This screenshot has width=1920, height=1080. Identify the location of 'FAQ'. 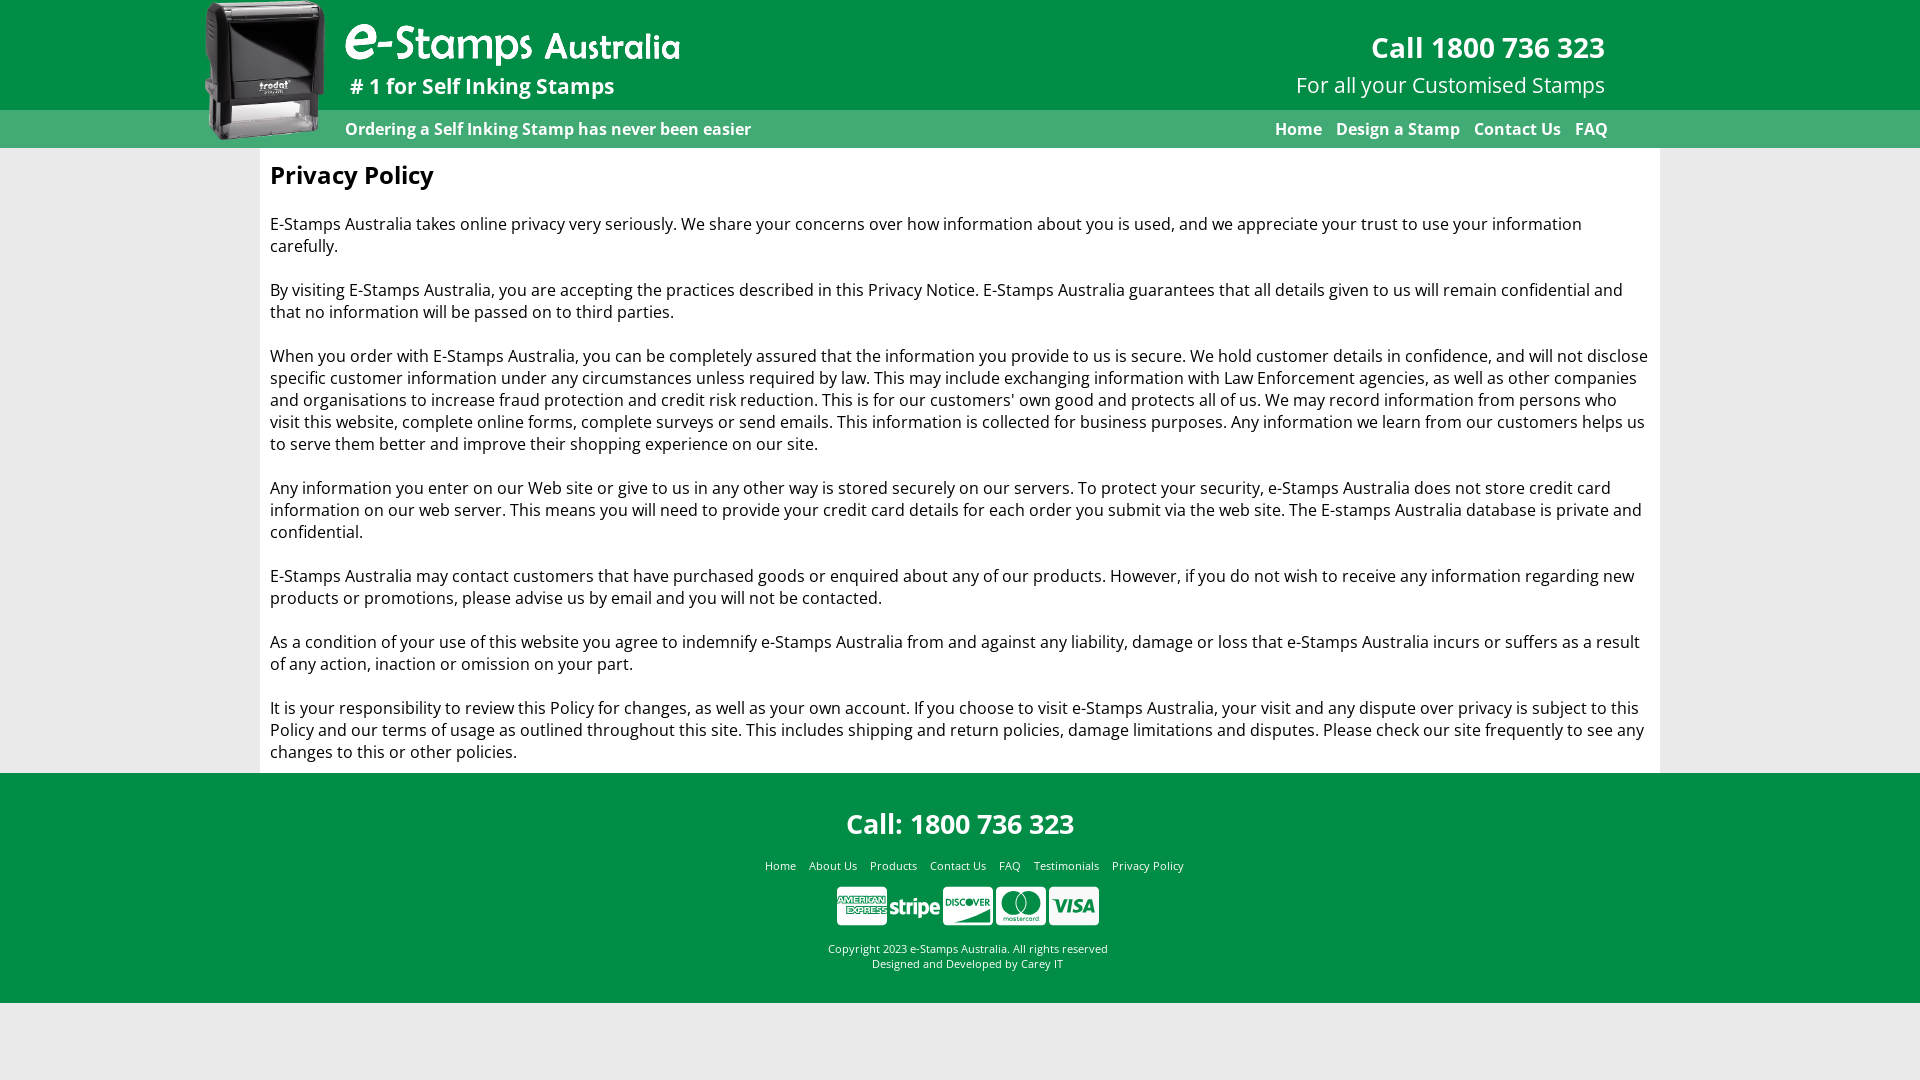
(1008, 865).